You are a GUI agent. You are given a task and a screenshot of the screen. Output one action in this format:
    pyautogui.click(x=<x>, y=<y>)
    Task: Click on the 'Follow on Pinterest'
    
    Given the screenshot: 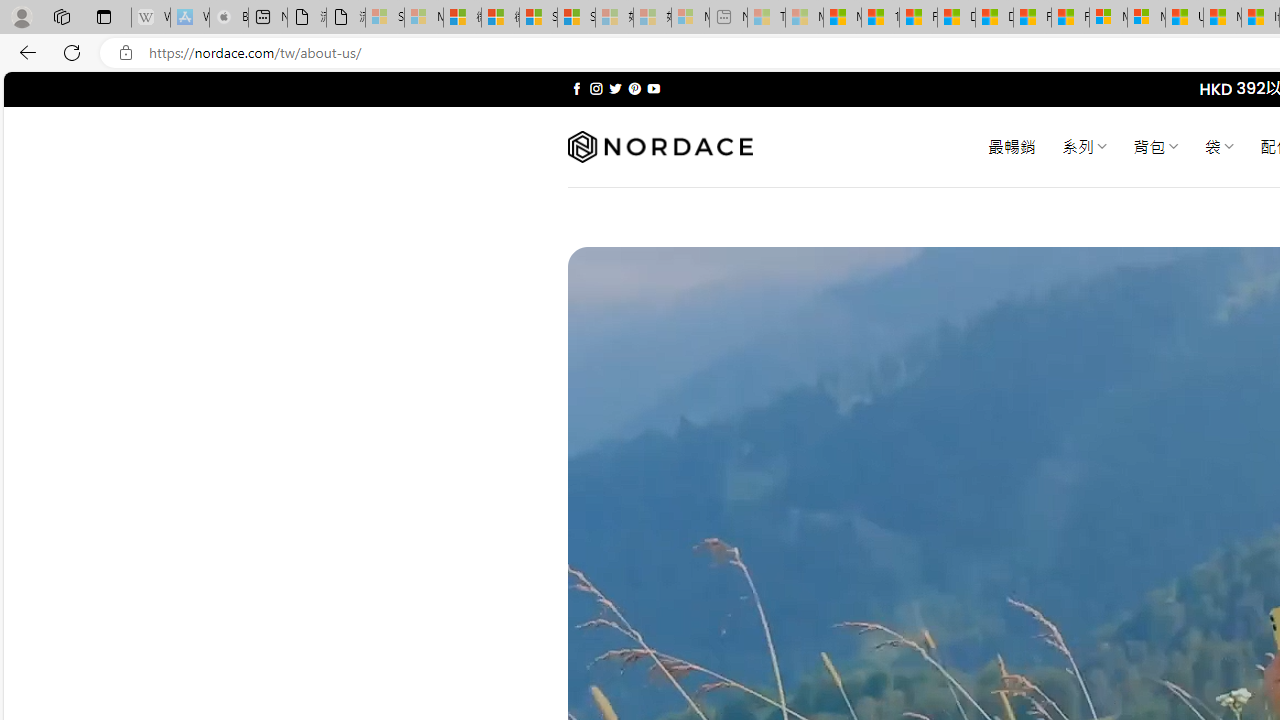 What is the action you would take?
    pyautogui.click(x=633, y=88)
    